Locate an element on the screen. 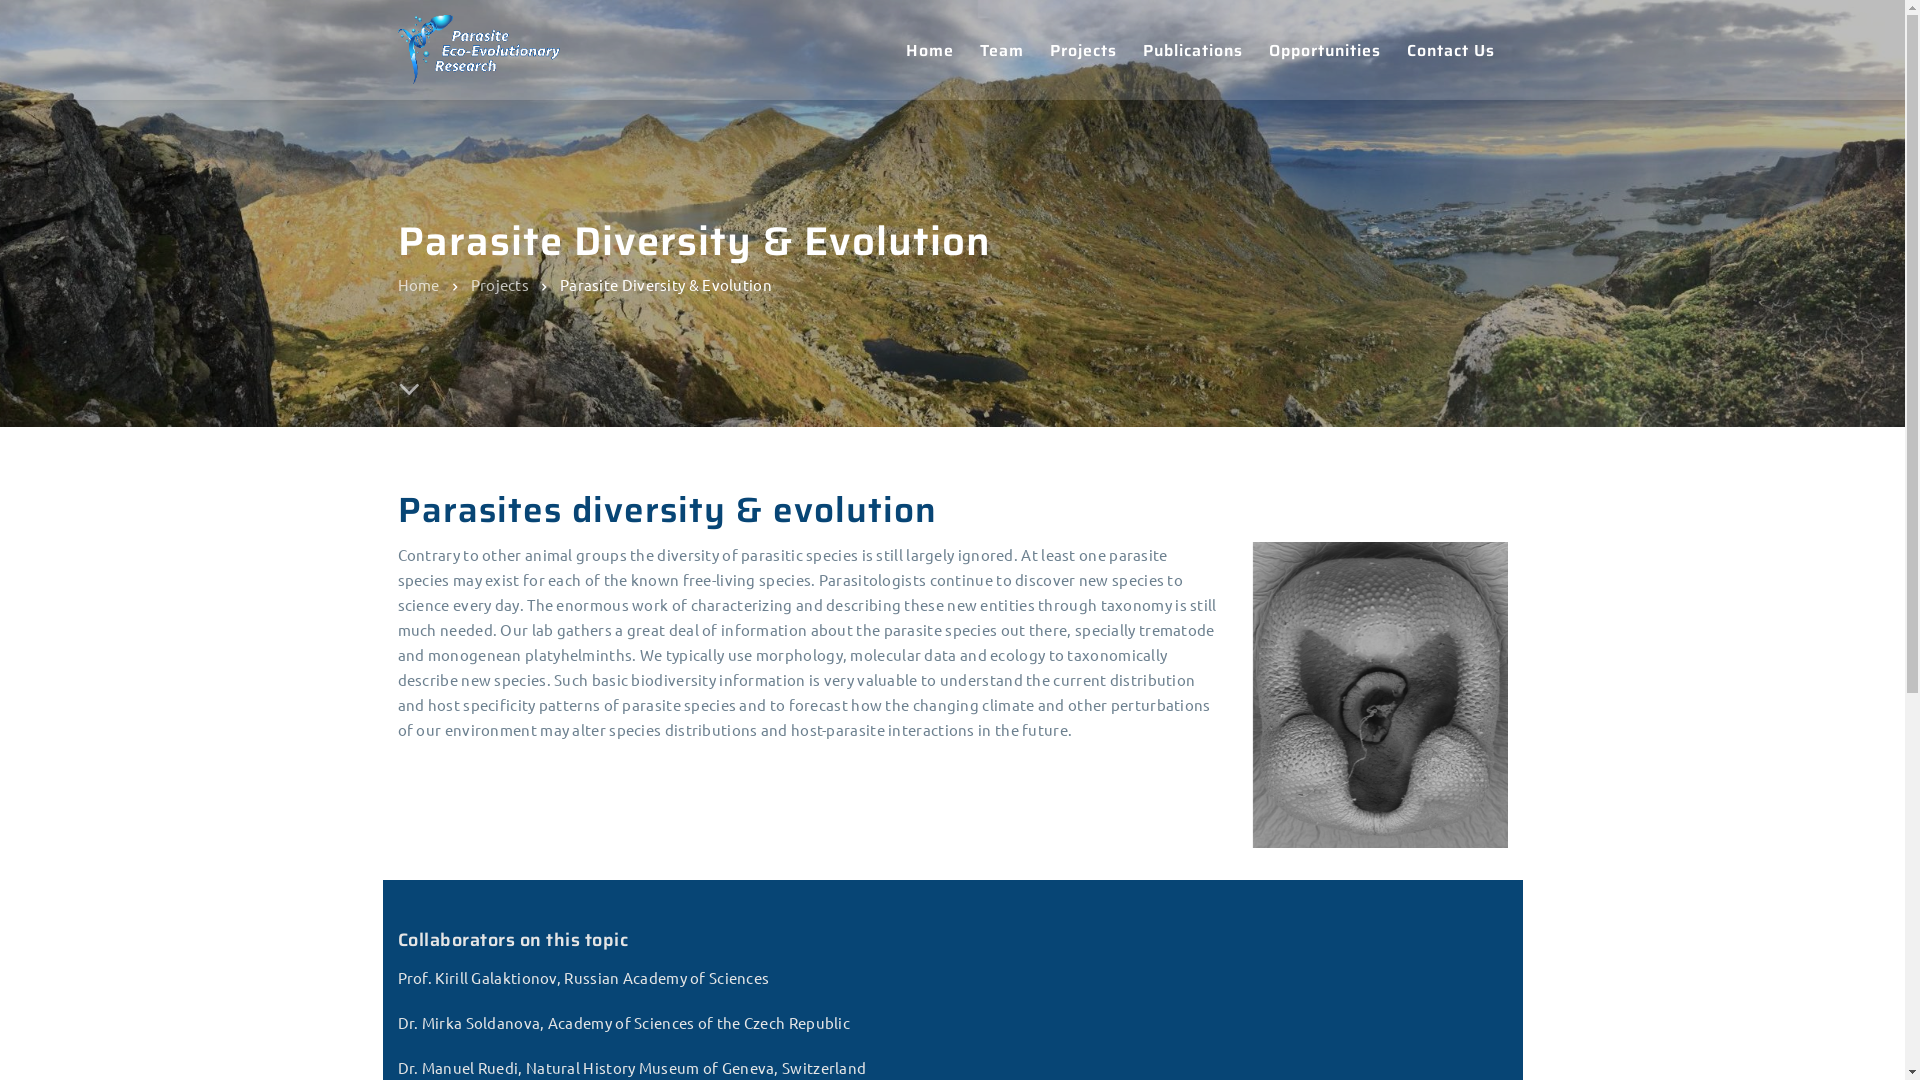 The width and height of the screenshot is (1920, 1080). 'Projects' is located at coordinates (1036, 49).